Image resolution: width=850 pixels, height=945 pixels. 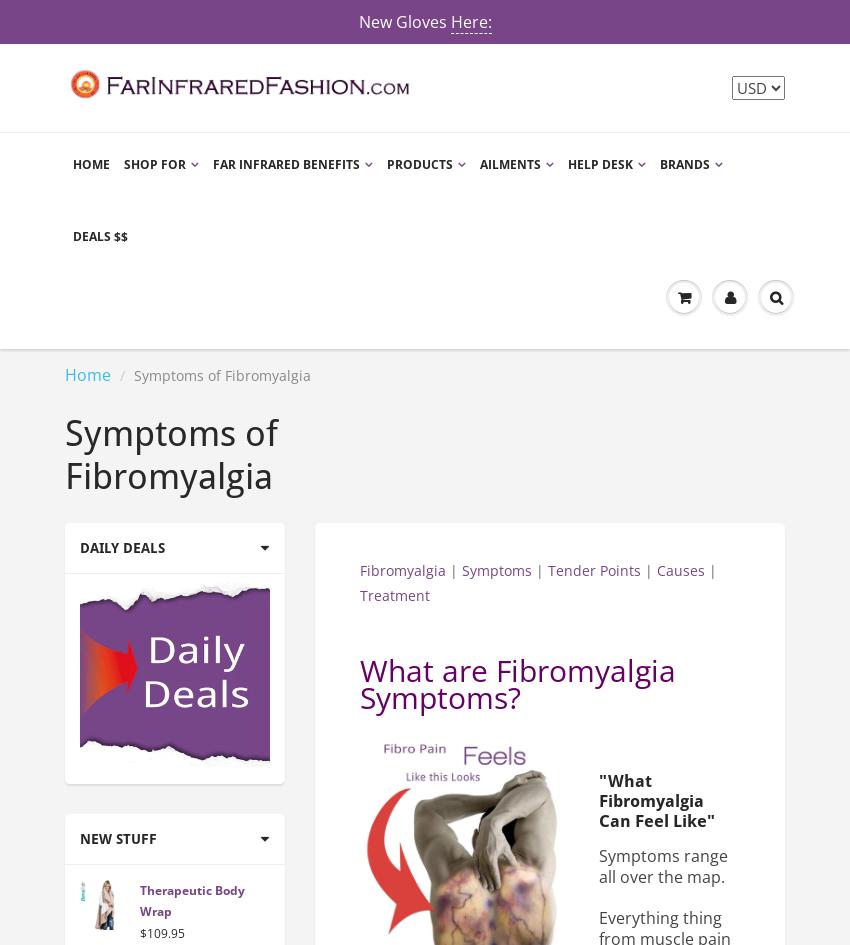 What do you see at coordinates (162, 931) in the screenshot?
I see `'$109.95'` at bounding box center [162, 931].